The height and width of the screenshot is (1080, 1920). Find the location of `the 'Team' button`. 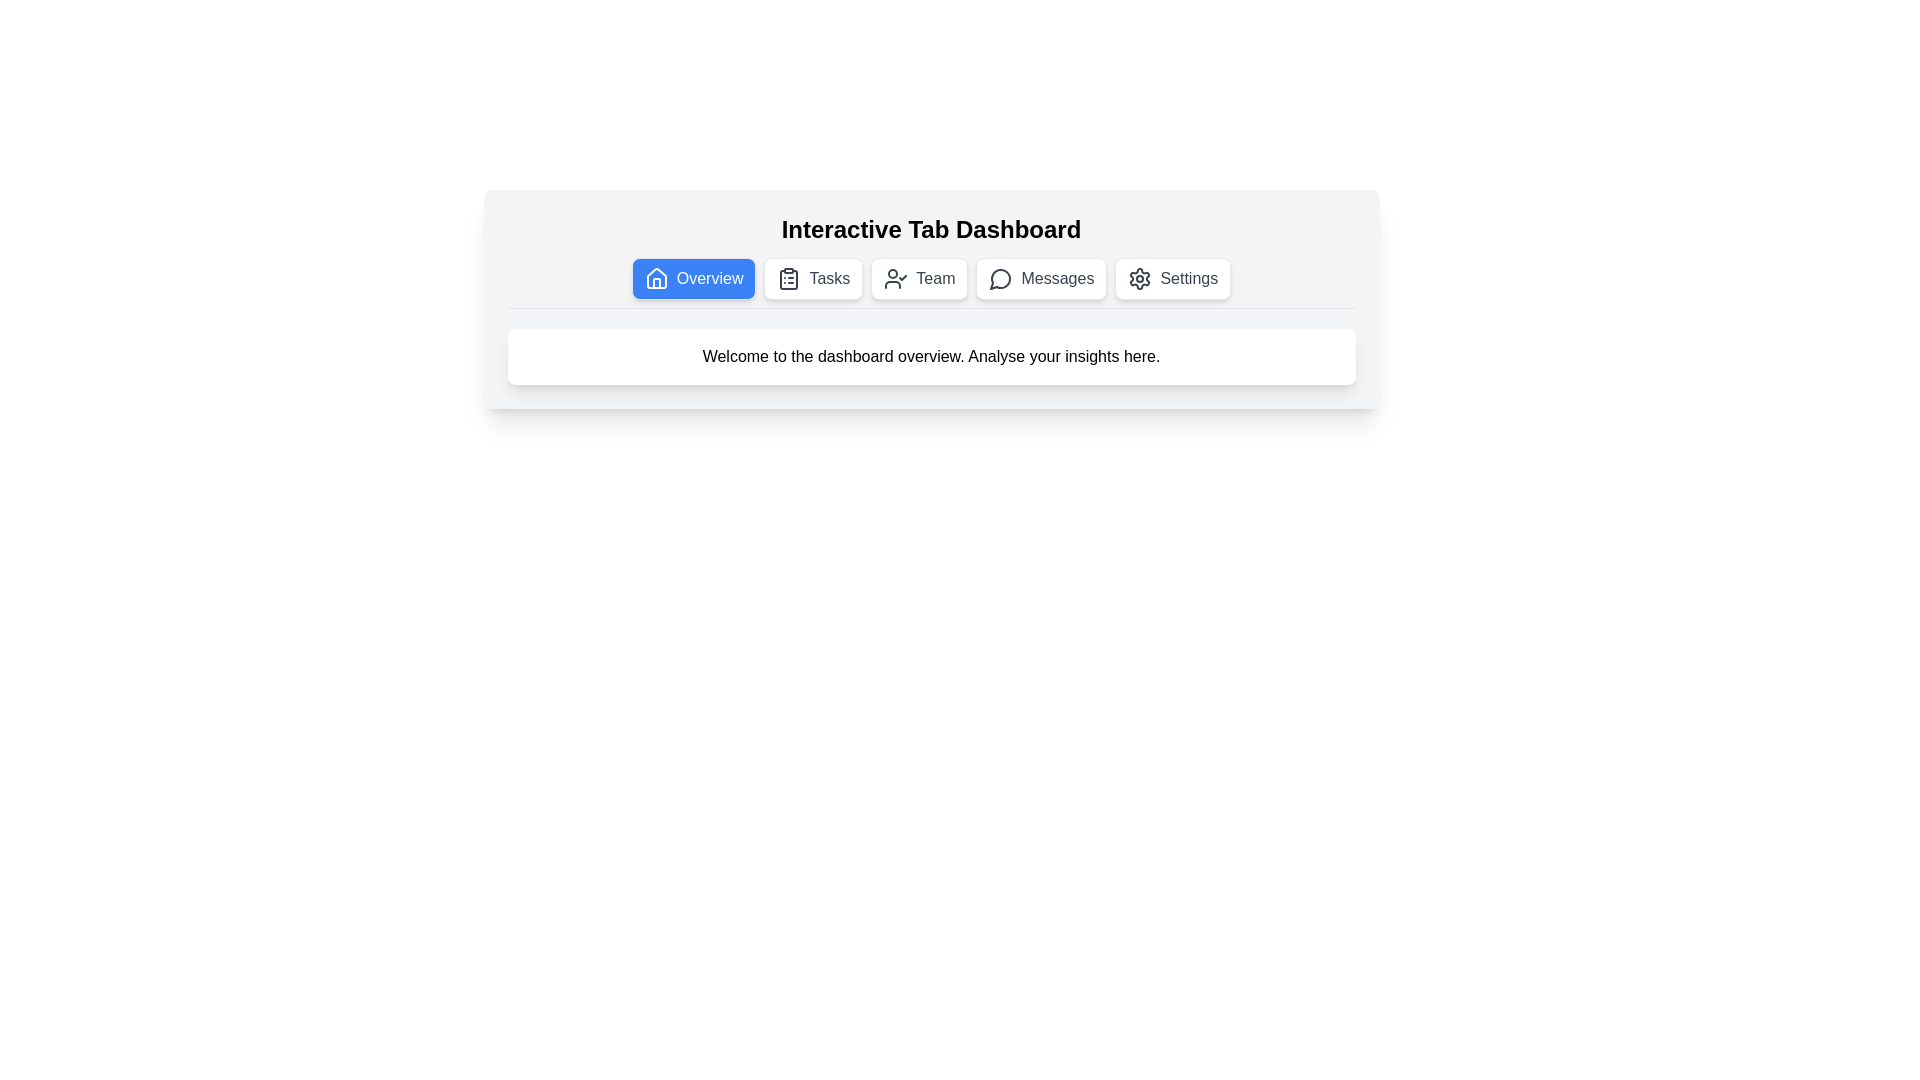

the 'Team' button is located at coordinates (918, 278).